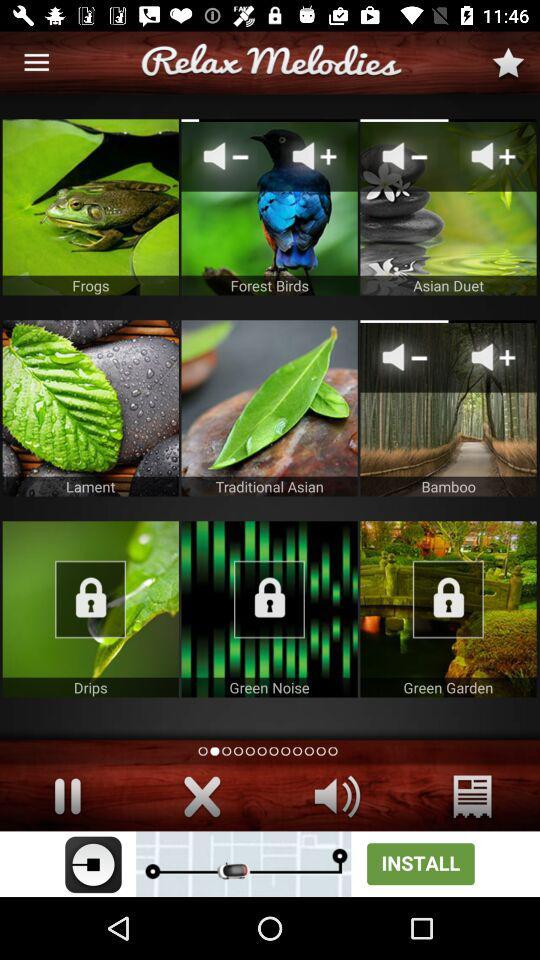 This screenshot has height=960, width=540. What do you see at coordinates (89, 608) in the screenshot?
I see `open folder` at bounding box center [89, 608].